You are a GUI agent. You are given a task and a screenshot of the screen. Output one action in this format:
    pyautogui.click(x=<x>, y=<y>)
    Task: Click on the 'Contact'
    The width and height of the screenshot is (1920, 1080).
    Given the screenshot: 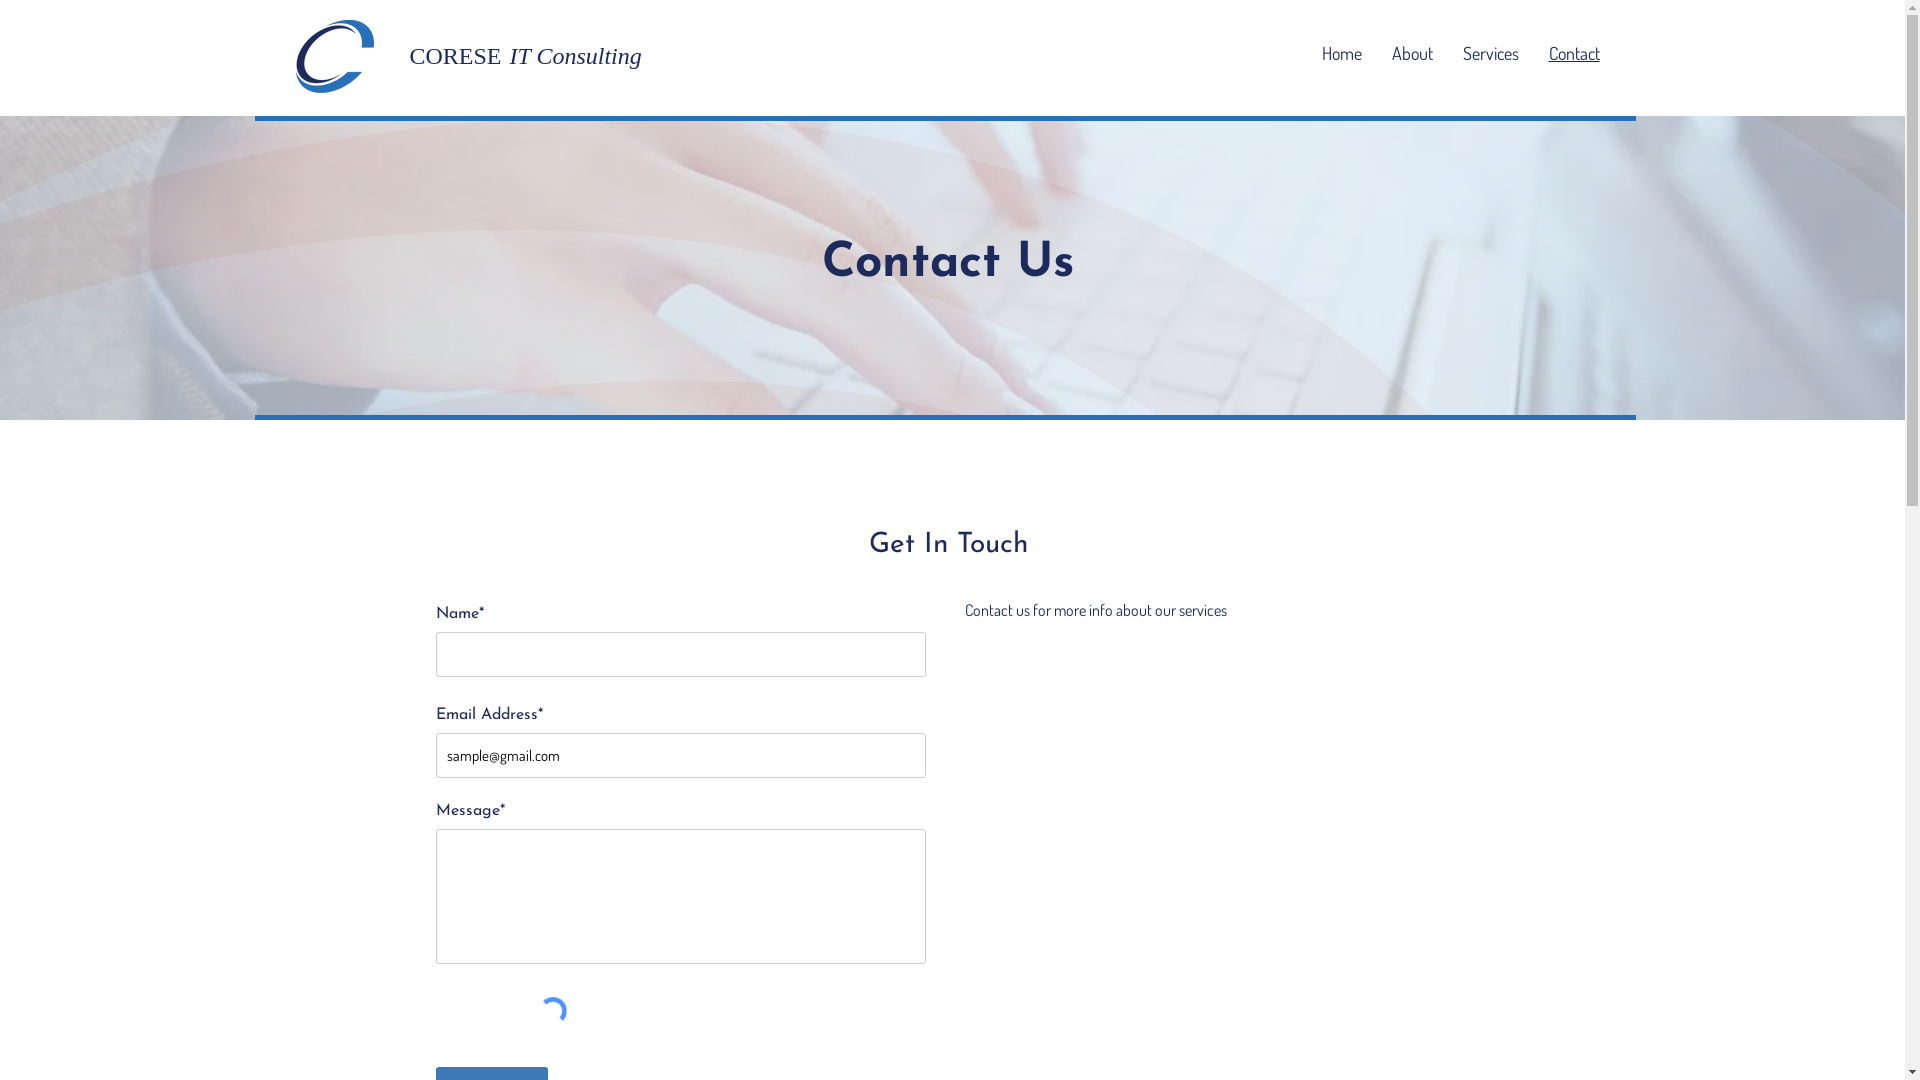 What is the action you would take?
    pyautogui.click(x=1533, y=52)
    